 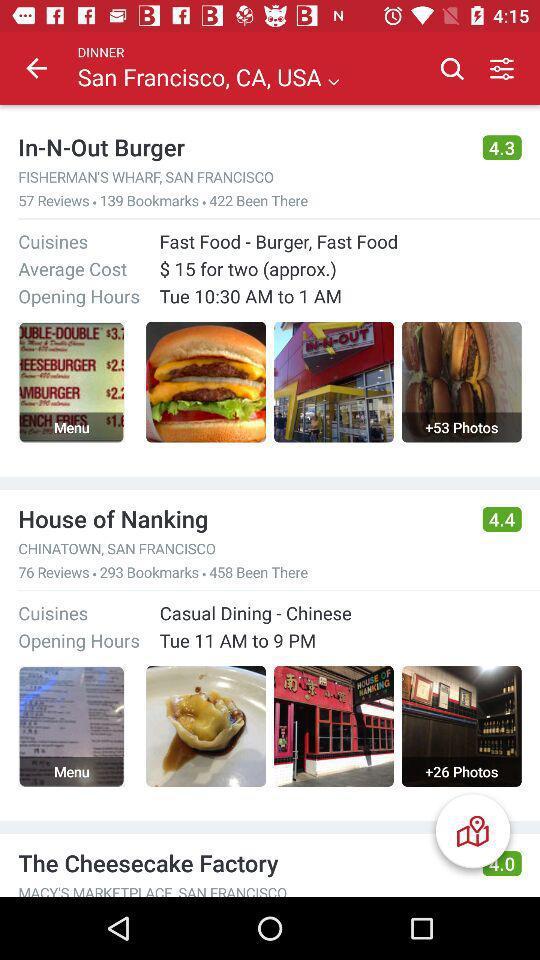 What do you see at coordinates (339, 267) in the screenshot?
I see `the 15 for two icon` at bounding box center [339, 267].